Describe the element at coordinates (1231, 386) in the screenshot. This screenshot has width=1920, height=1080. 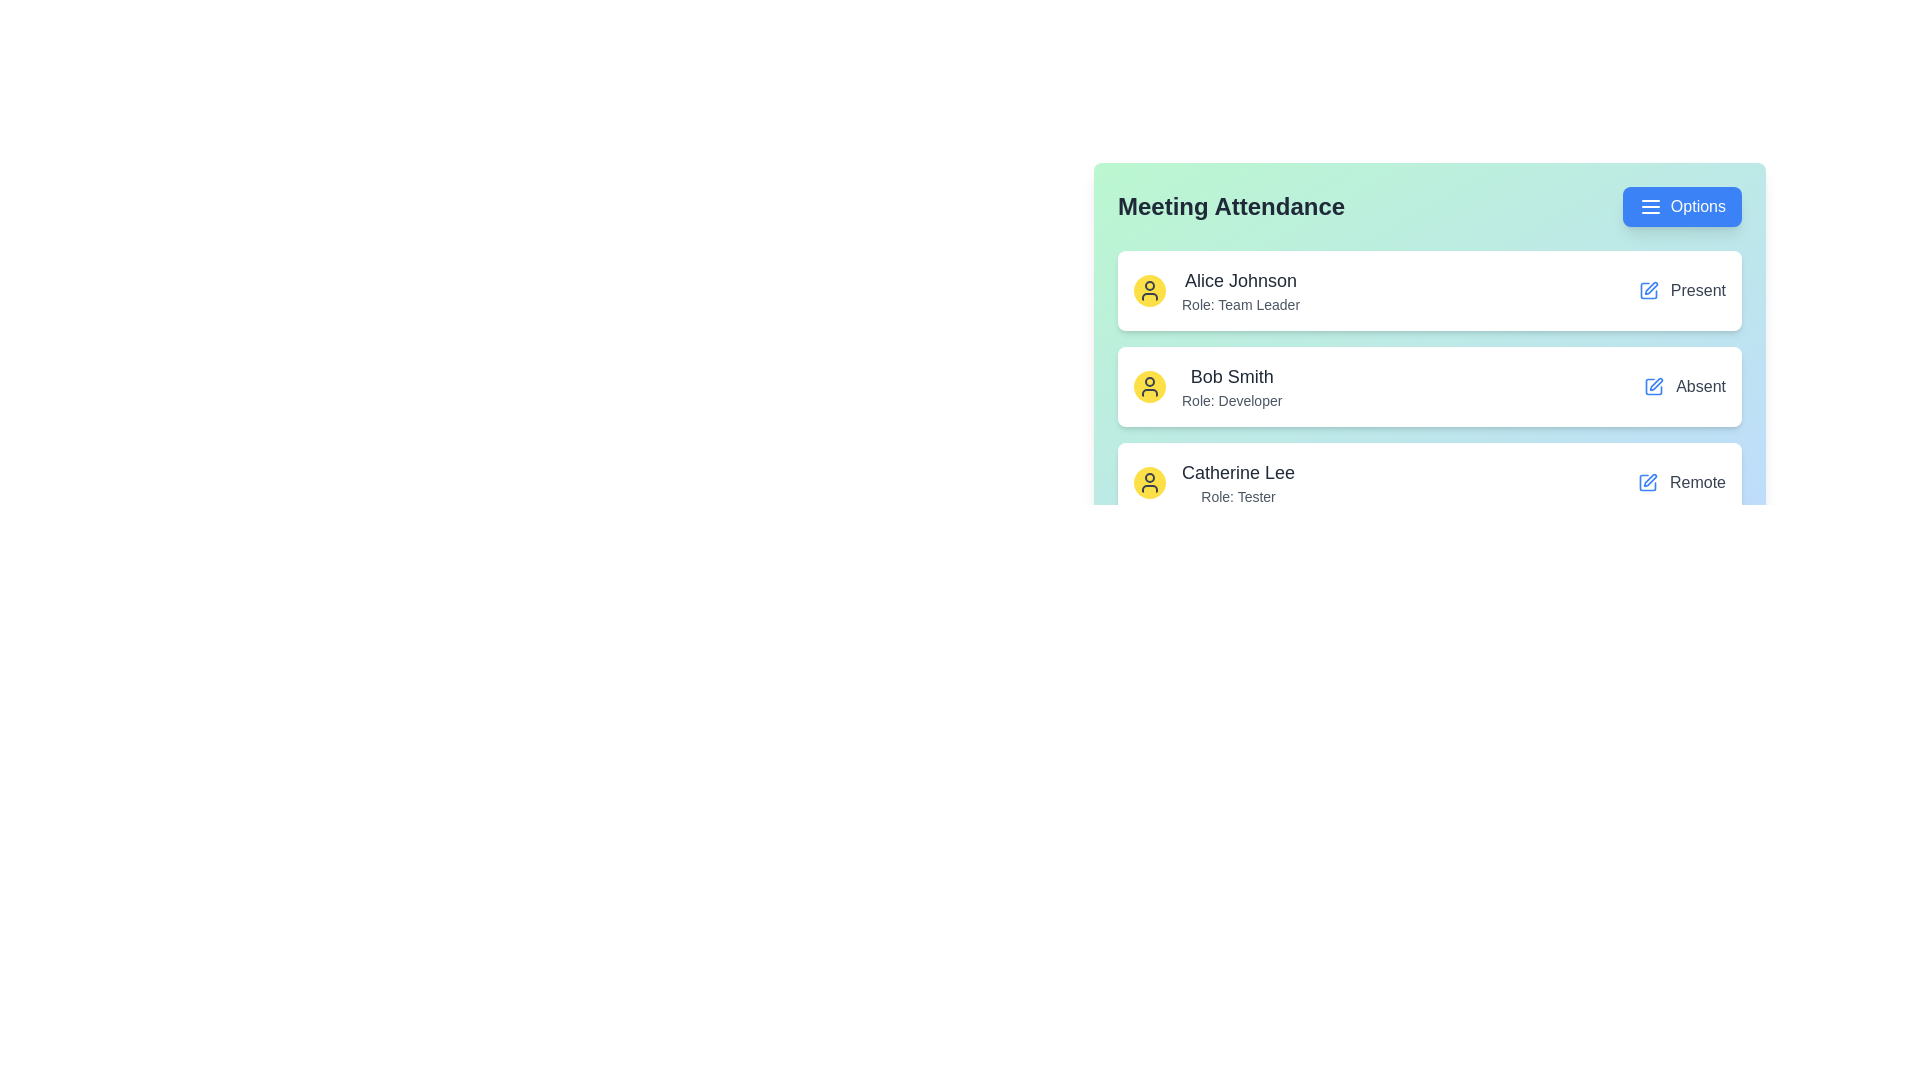
I see `name and role information from the Text display located in the center-right section of the interface, within the second item of the meeting attendance list` at that location.